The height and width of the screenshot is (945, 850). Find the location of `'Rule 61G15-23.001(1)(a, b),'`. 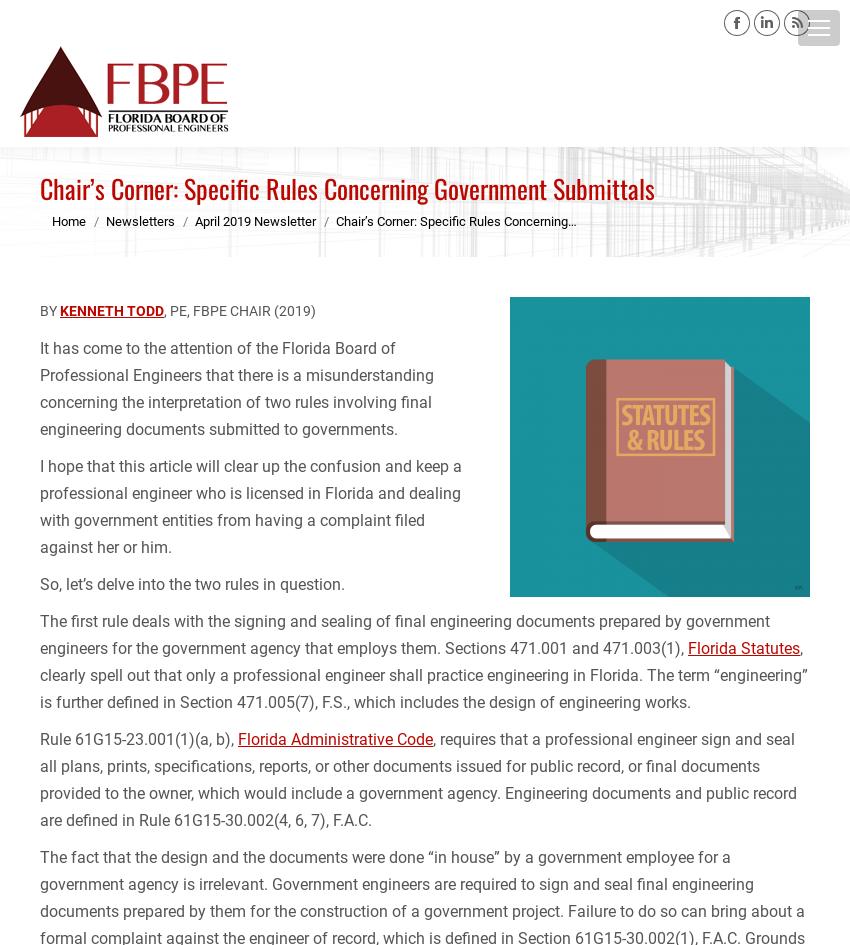

'Rule 61G15-23.001(1)(a, b),' is located at coordinates (138, 739).